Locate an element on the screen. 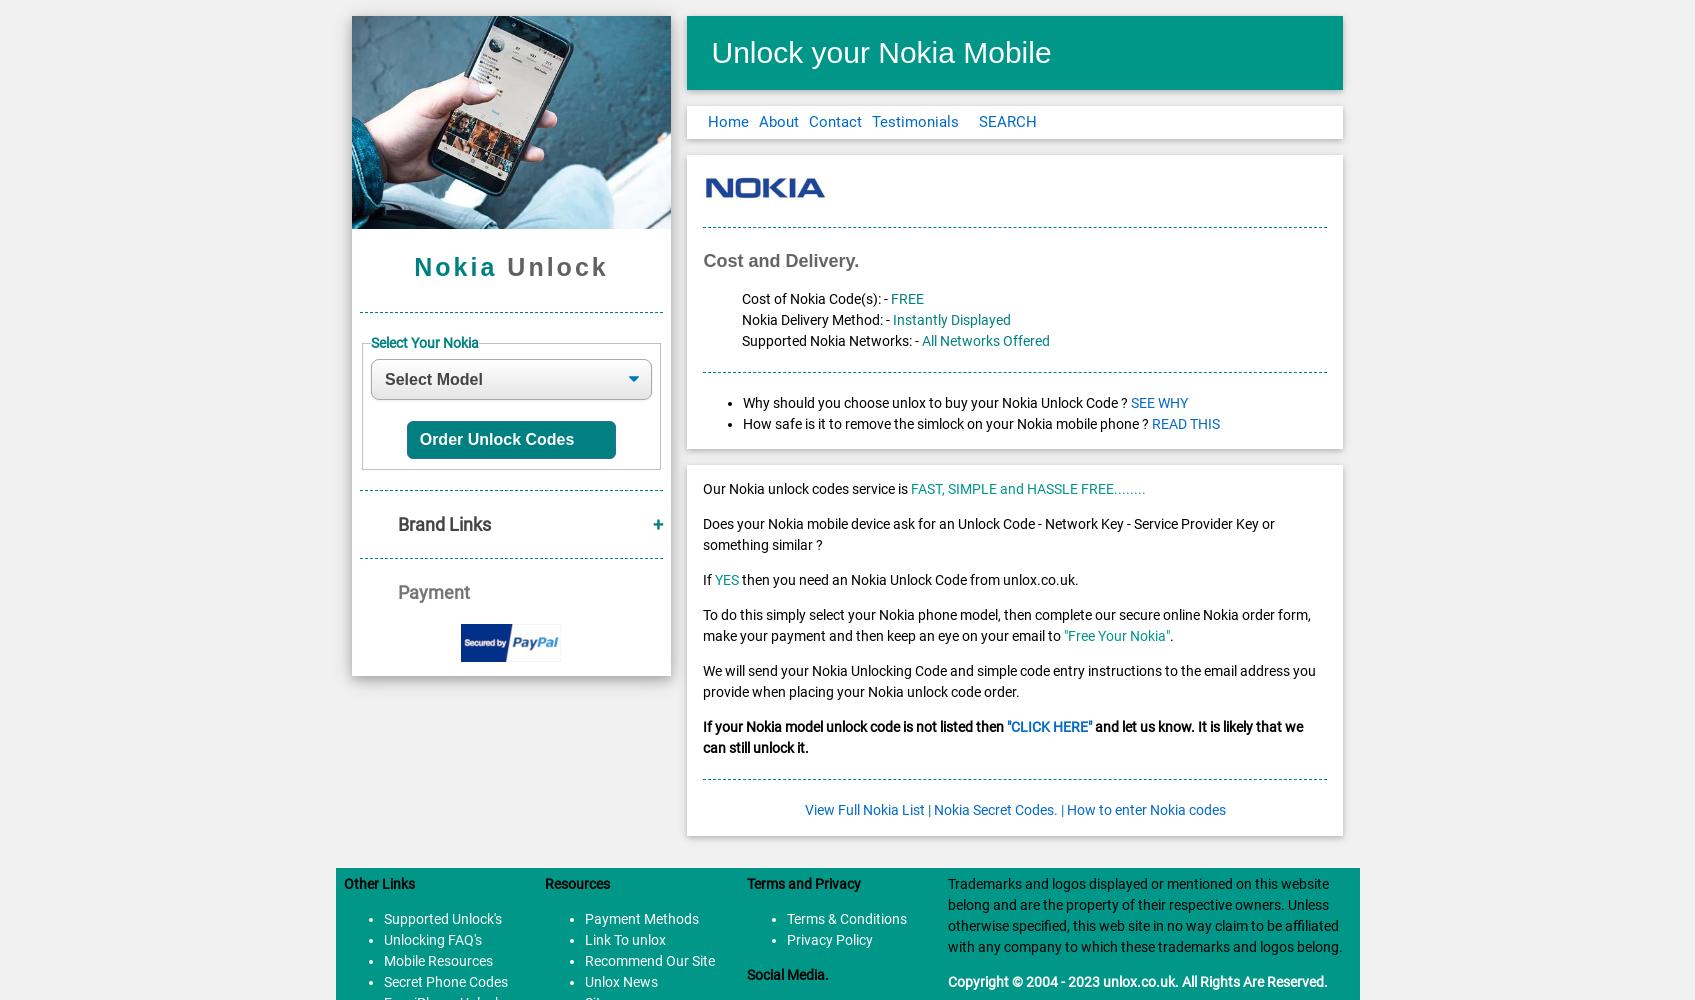  'Terms and Privacy' is located at coordinates (802, 883).